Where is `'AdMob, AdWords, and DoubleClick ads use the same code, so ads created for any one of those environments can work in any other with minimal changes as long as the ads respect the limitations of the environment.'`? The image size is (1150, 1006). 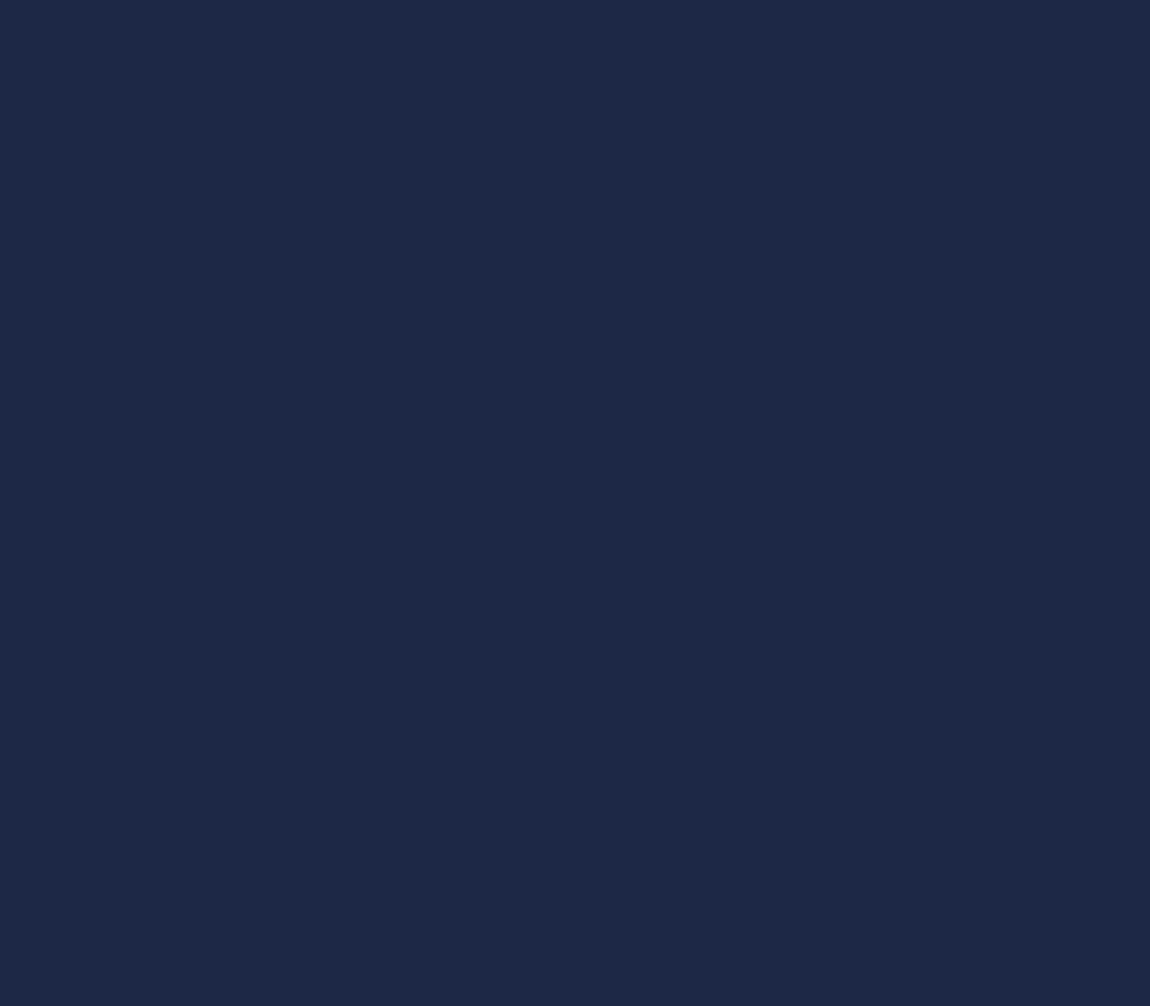 'AdMob, AdWords, and DoubleClick ads use the same code, so ads created for any one of those environments can work in any other with minimal changes as long as the ads respect the limitations of the environment.' is located at coordinates (572, 827).